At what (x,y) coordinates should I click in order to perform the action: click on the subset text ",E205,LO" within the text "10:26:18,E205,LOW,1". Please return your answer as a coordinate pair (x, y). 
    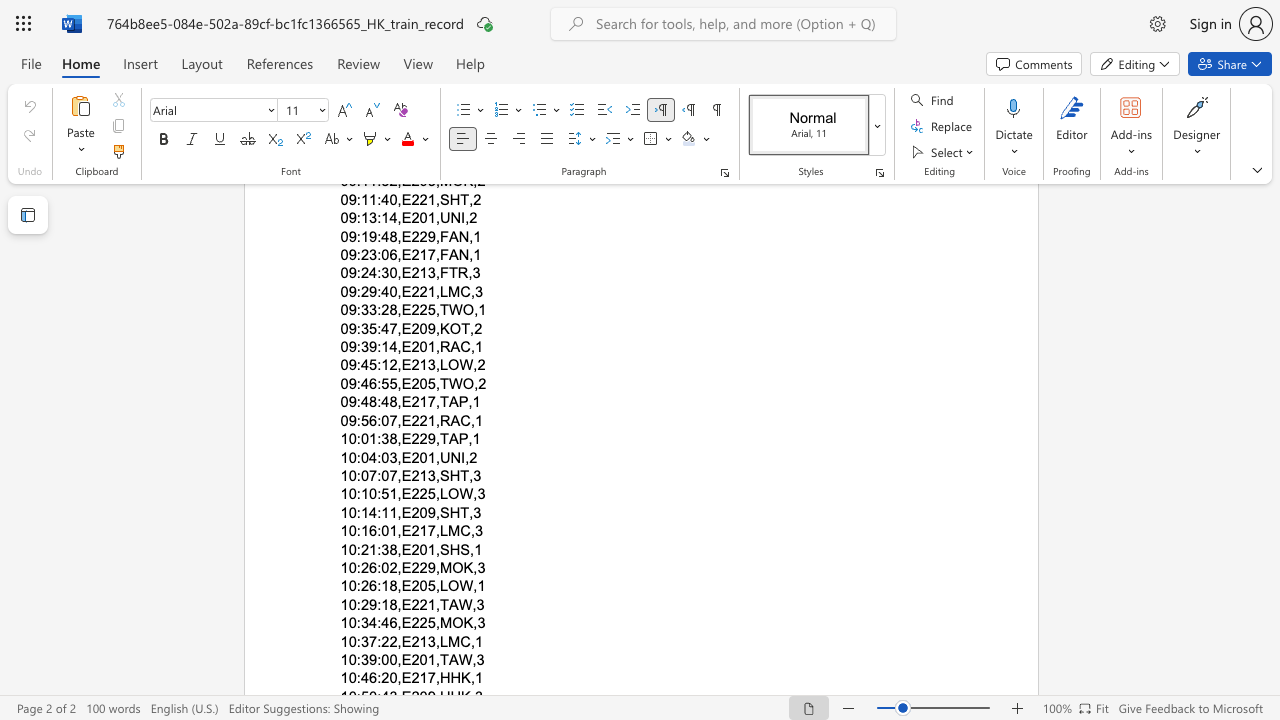
    Looking at the image, I should click on (397, 585).